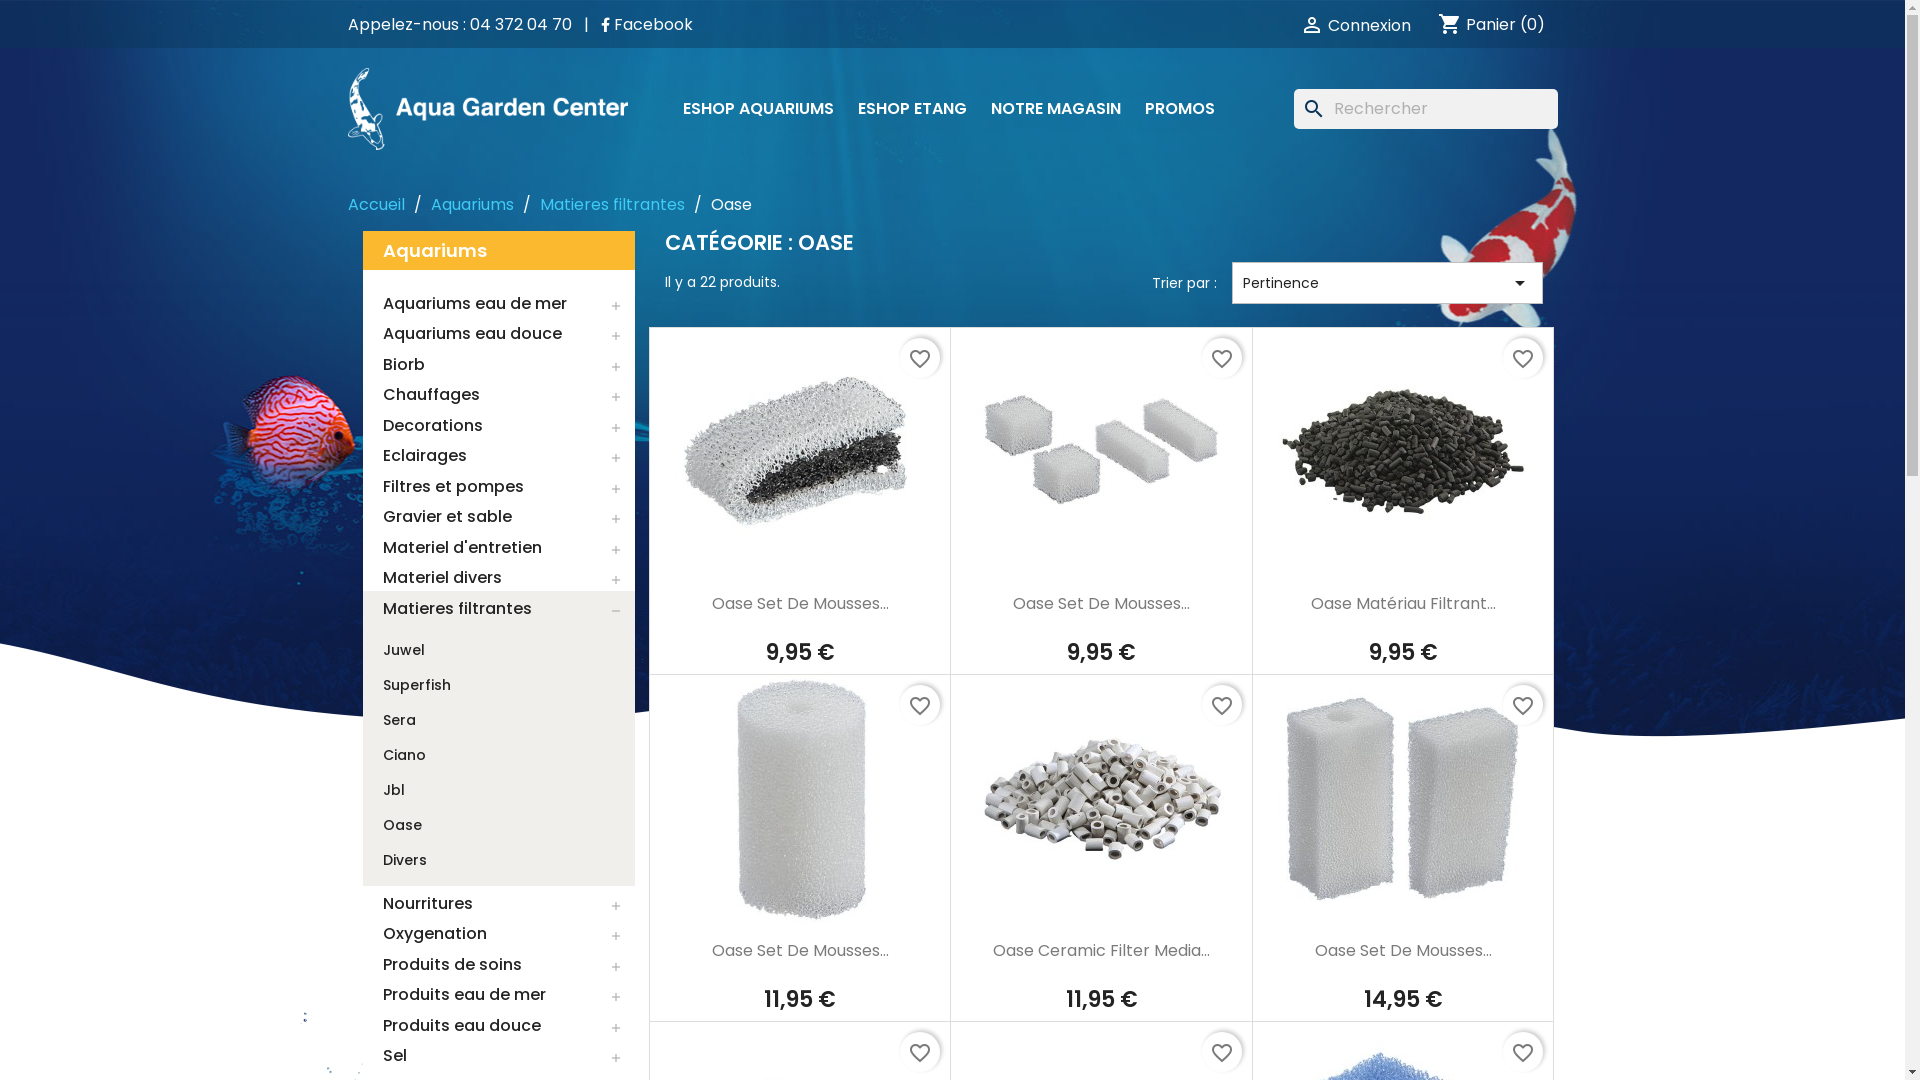 This screenshot has width=1920, height=1080. I want to click on 'Facebook', so click(646, 24).